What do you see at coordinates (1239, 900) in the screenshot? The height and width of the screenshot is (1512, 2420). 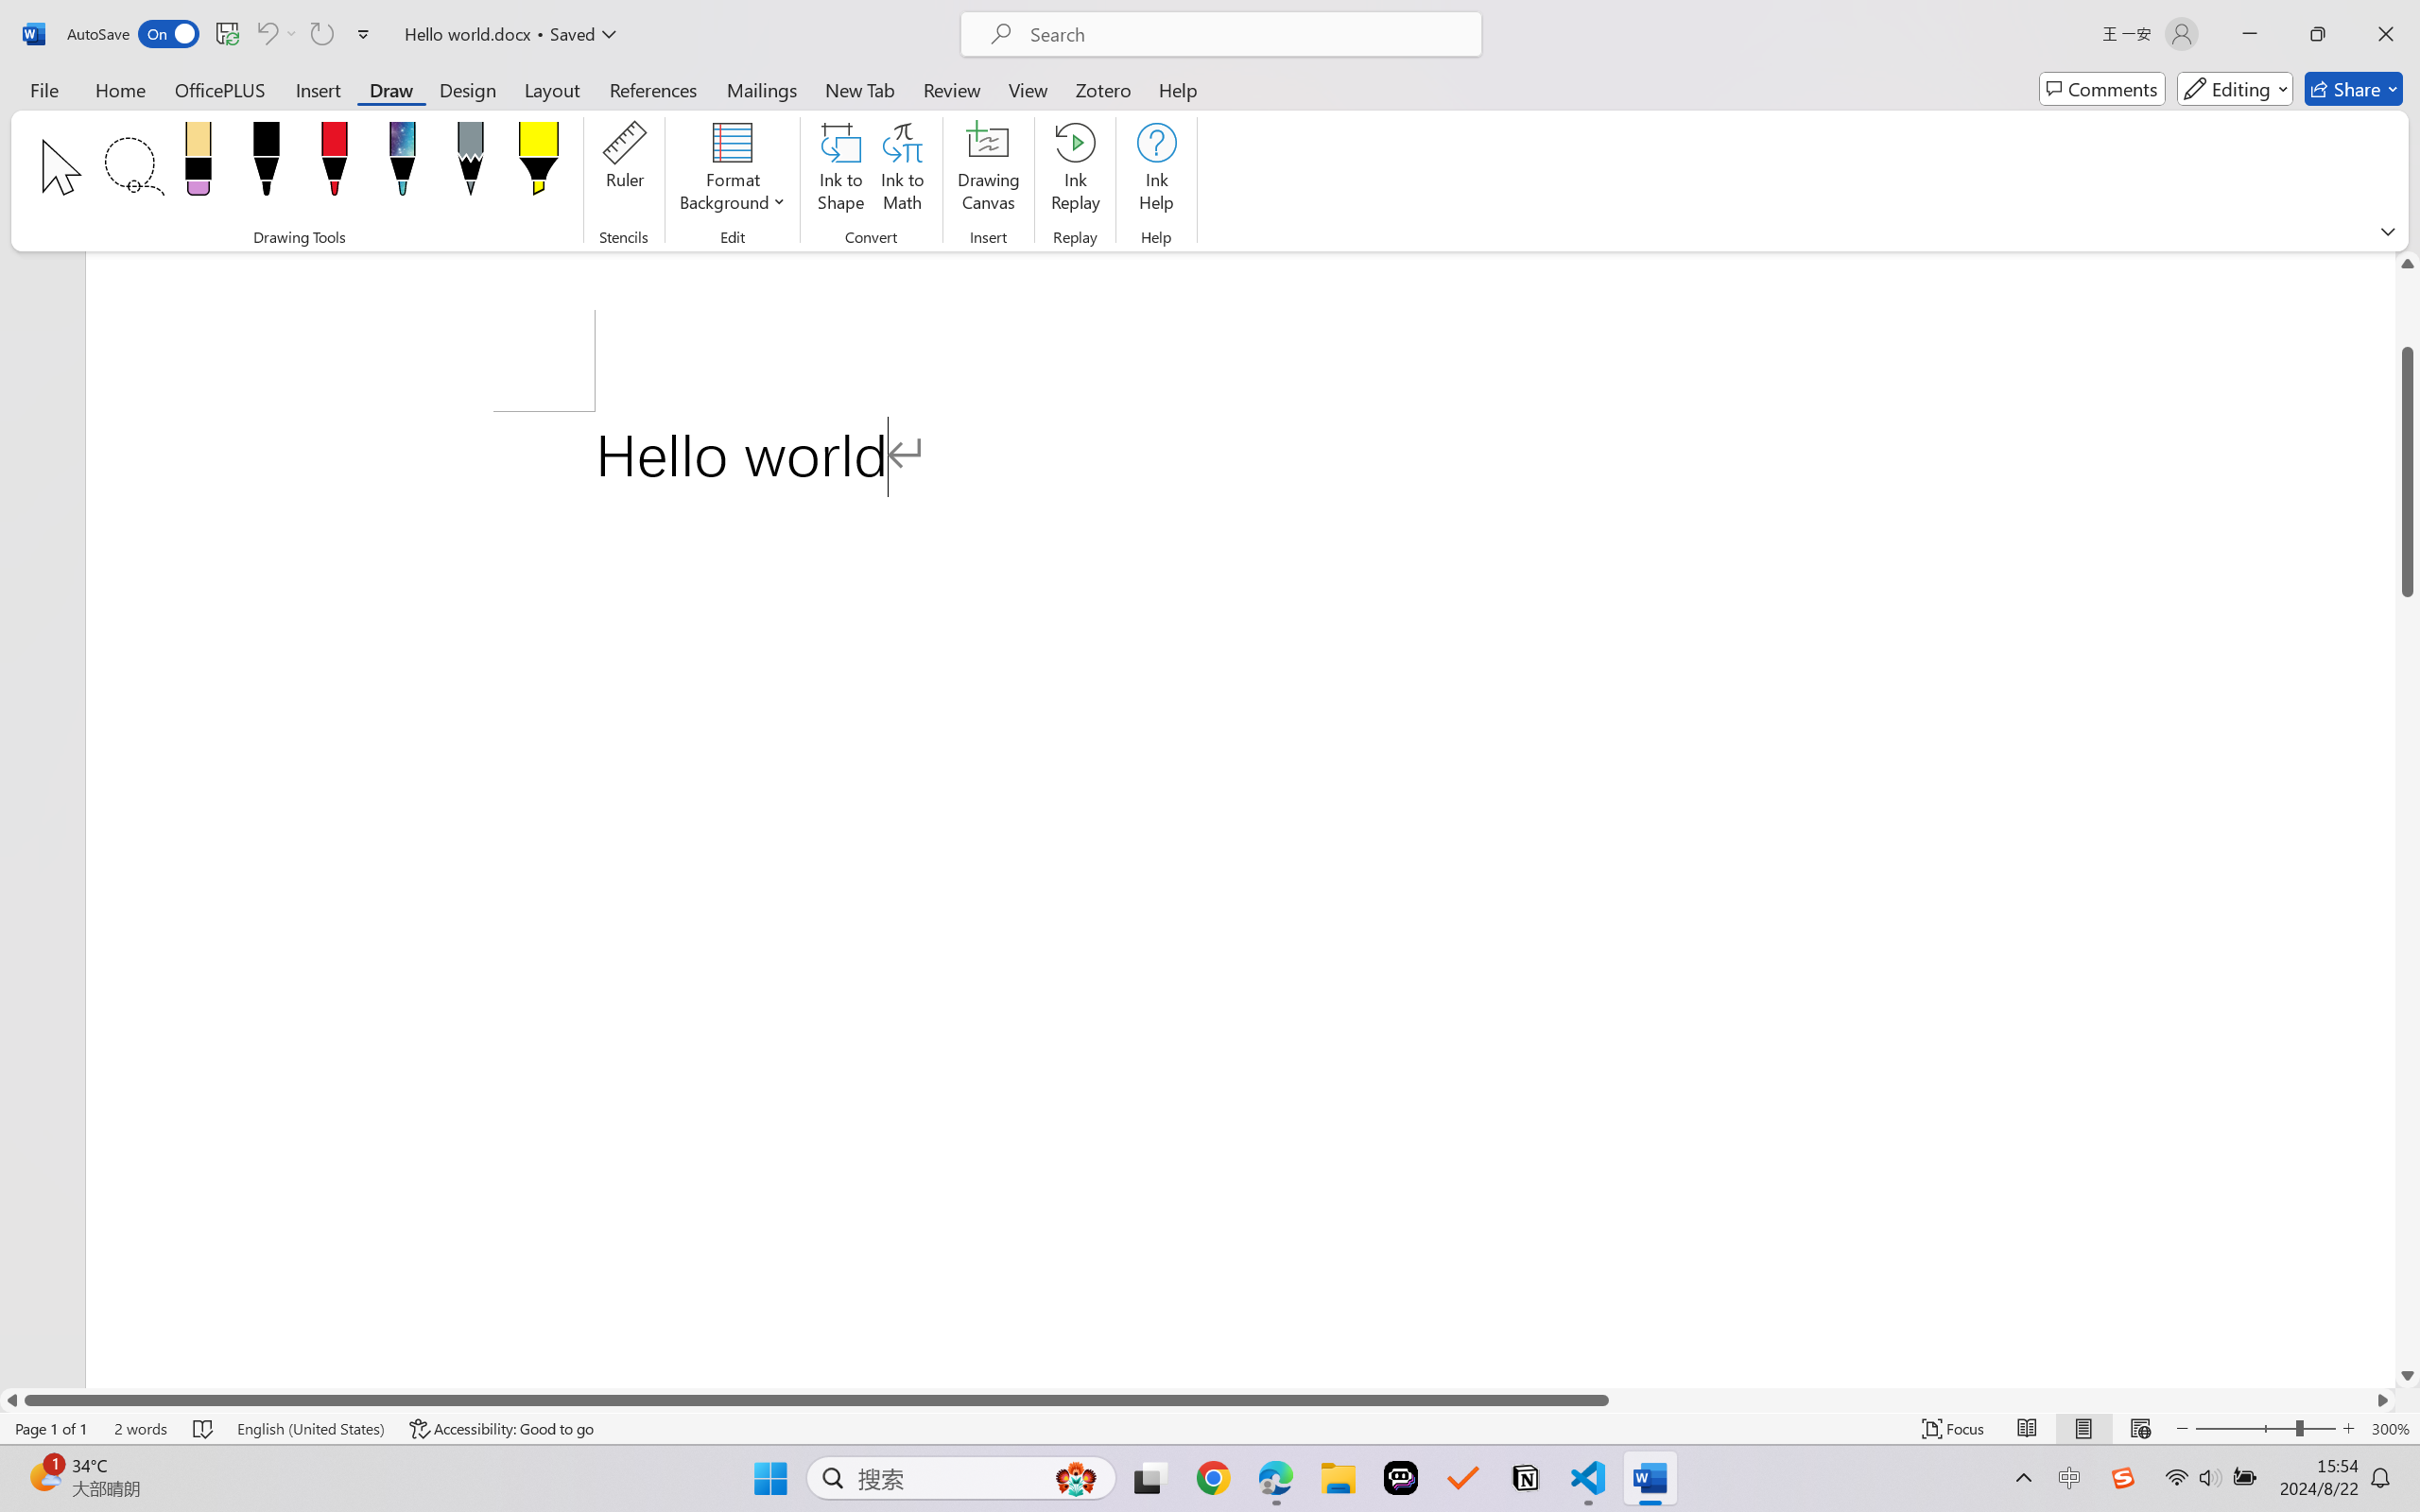 I see `'Page 1 content'` at bounding box center [1239, 900].